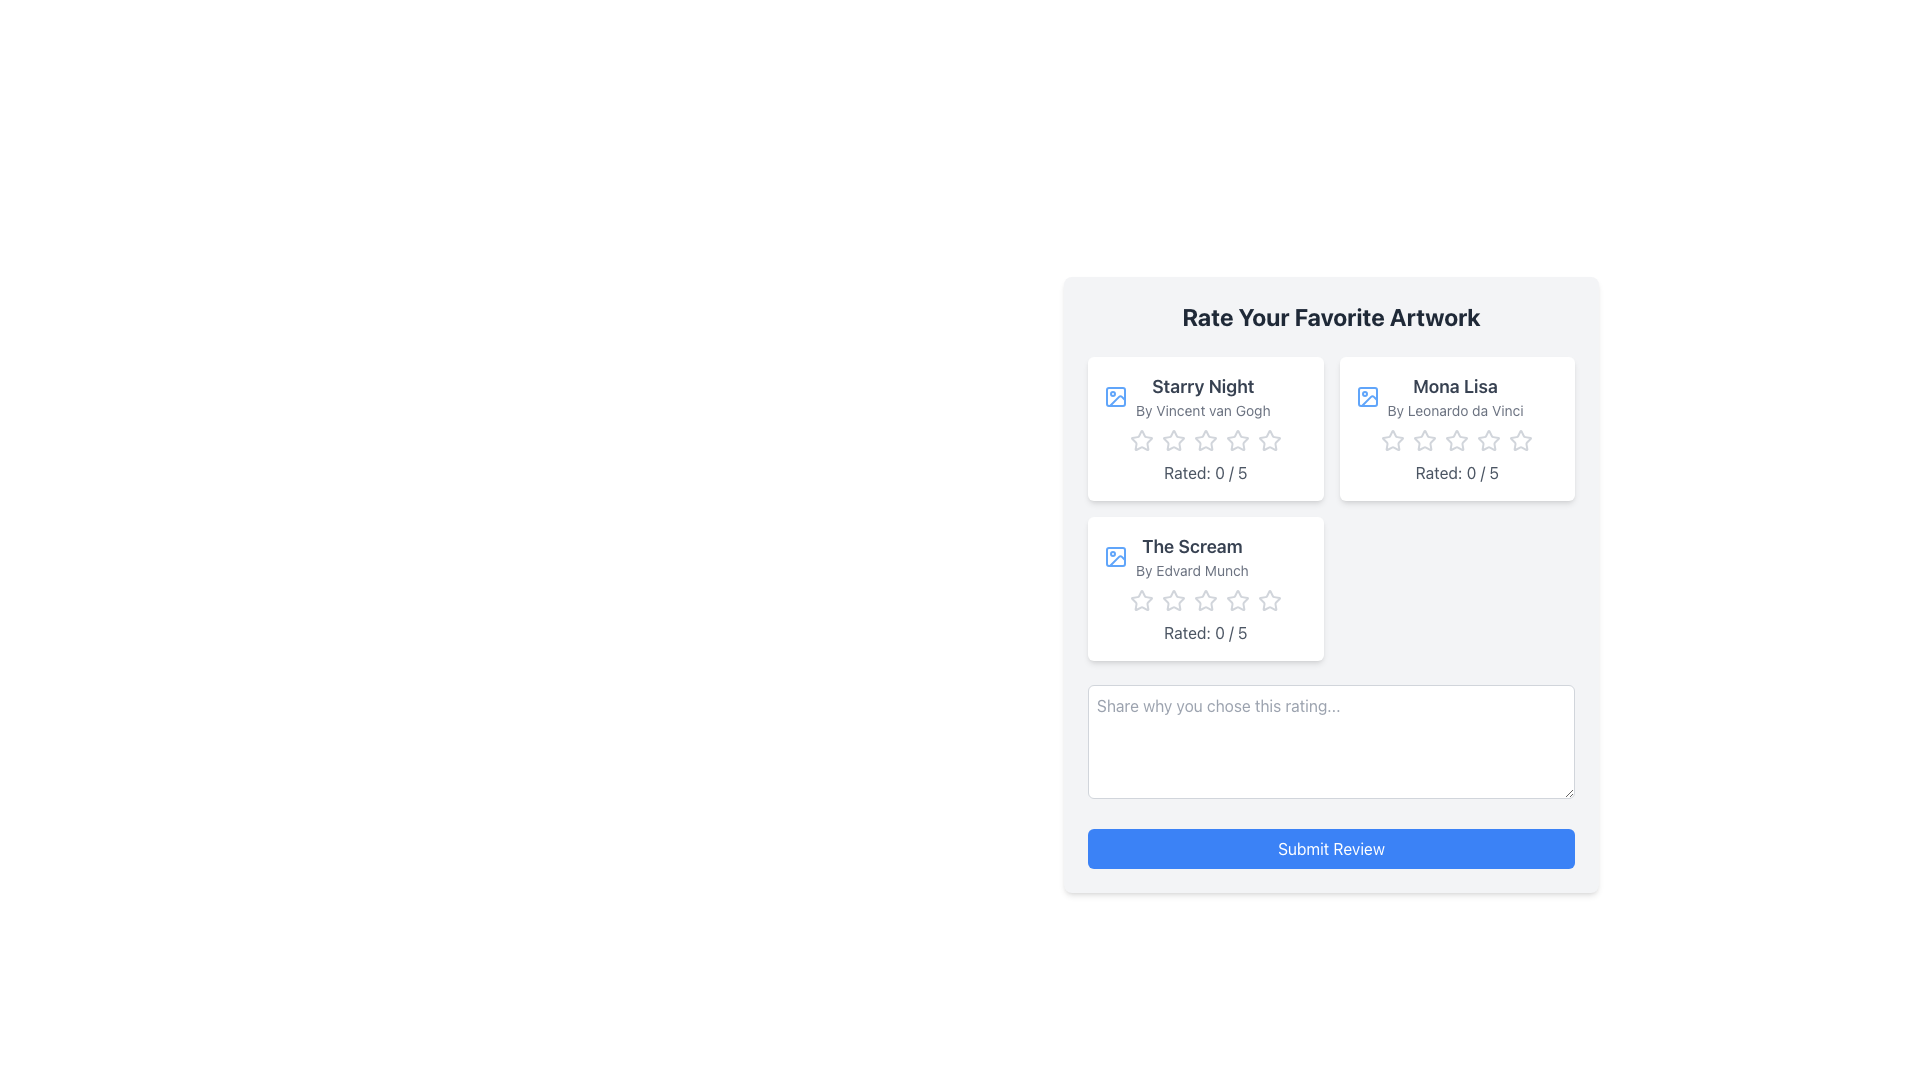  Describe the element at coordinates (1392, 439) in the screenshot. I see `the second star icon in the rating row for the 'Mona Lisa' artwork card` at that location.